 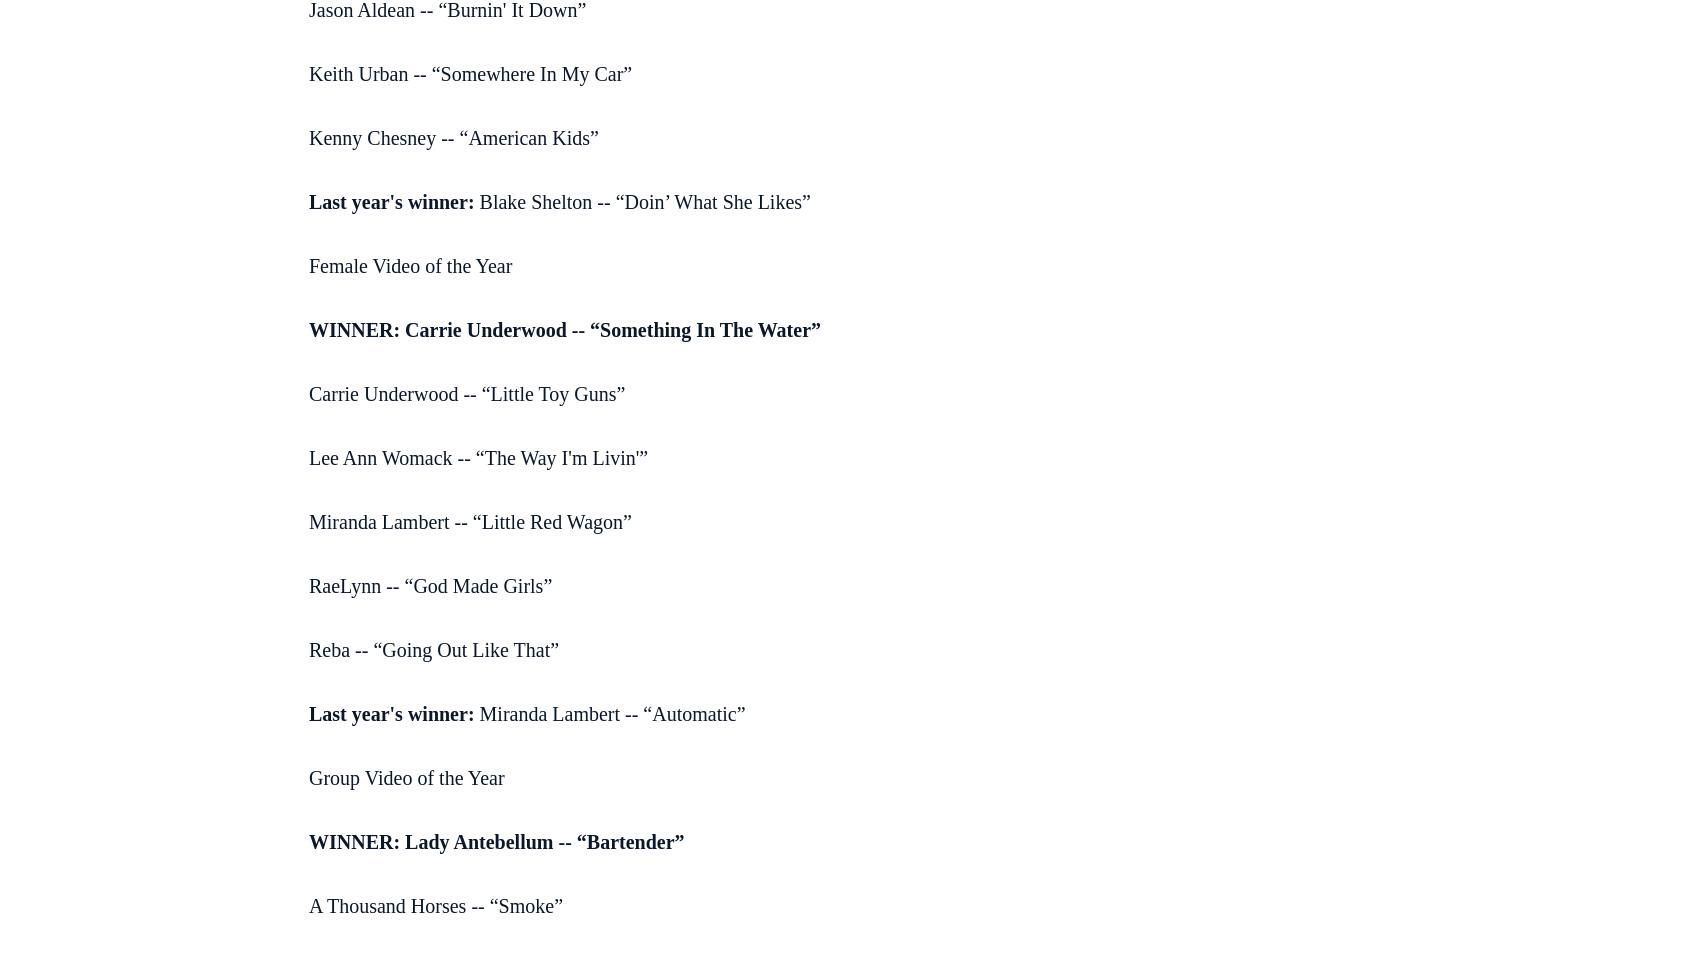 What do you see at coordinates (473, 713) in the screenshot?
I see `'Miranda Lambert -- “Automatic”'` at bounding box center [473, 713].